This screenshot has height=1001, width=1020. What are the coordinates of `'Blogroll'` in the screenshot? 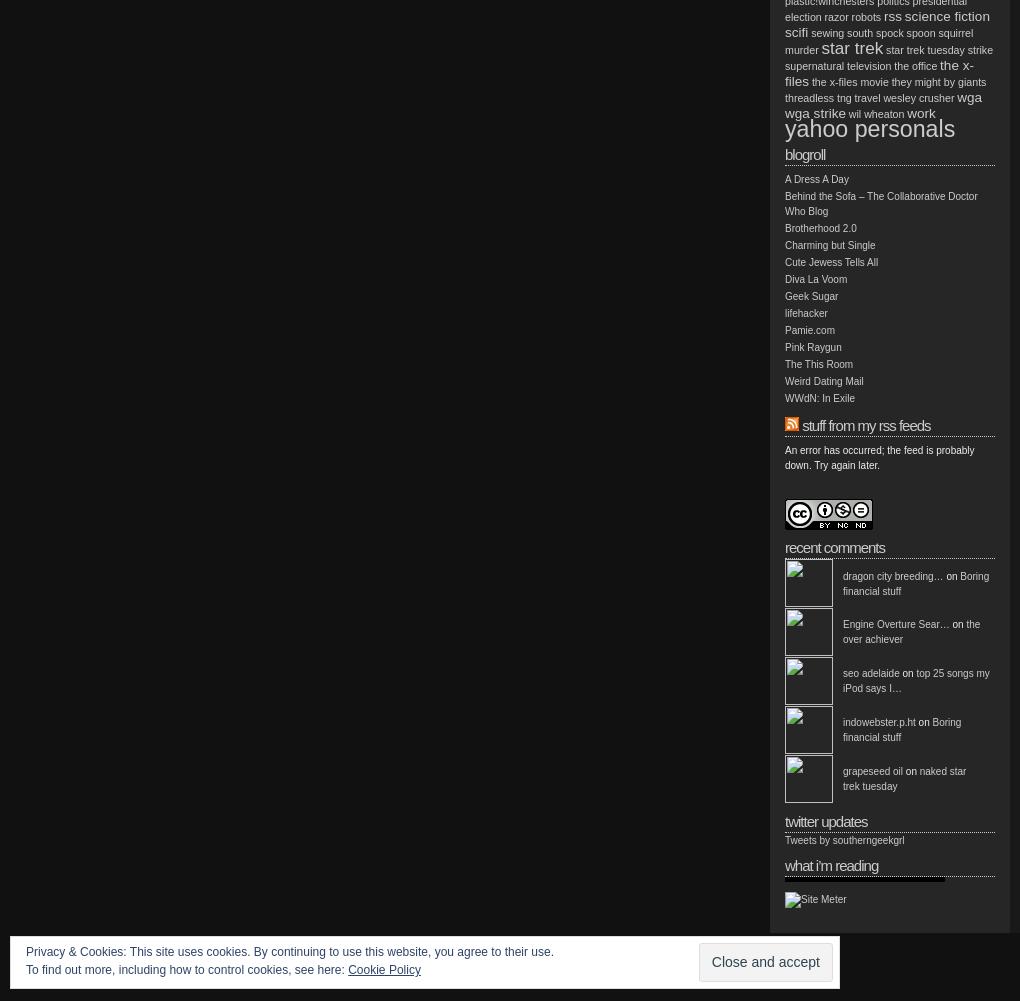 It's located at (803, 154).